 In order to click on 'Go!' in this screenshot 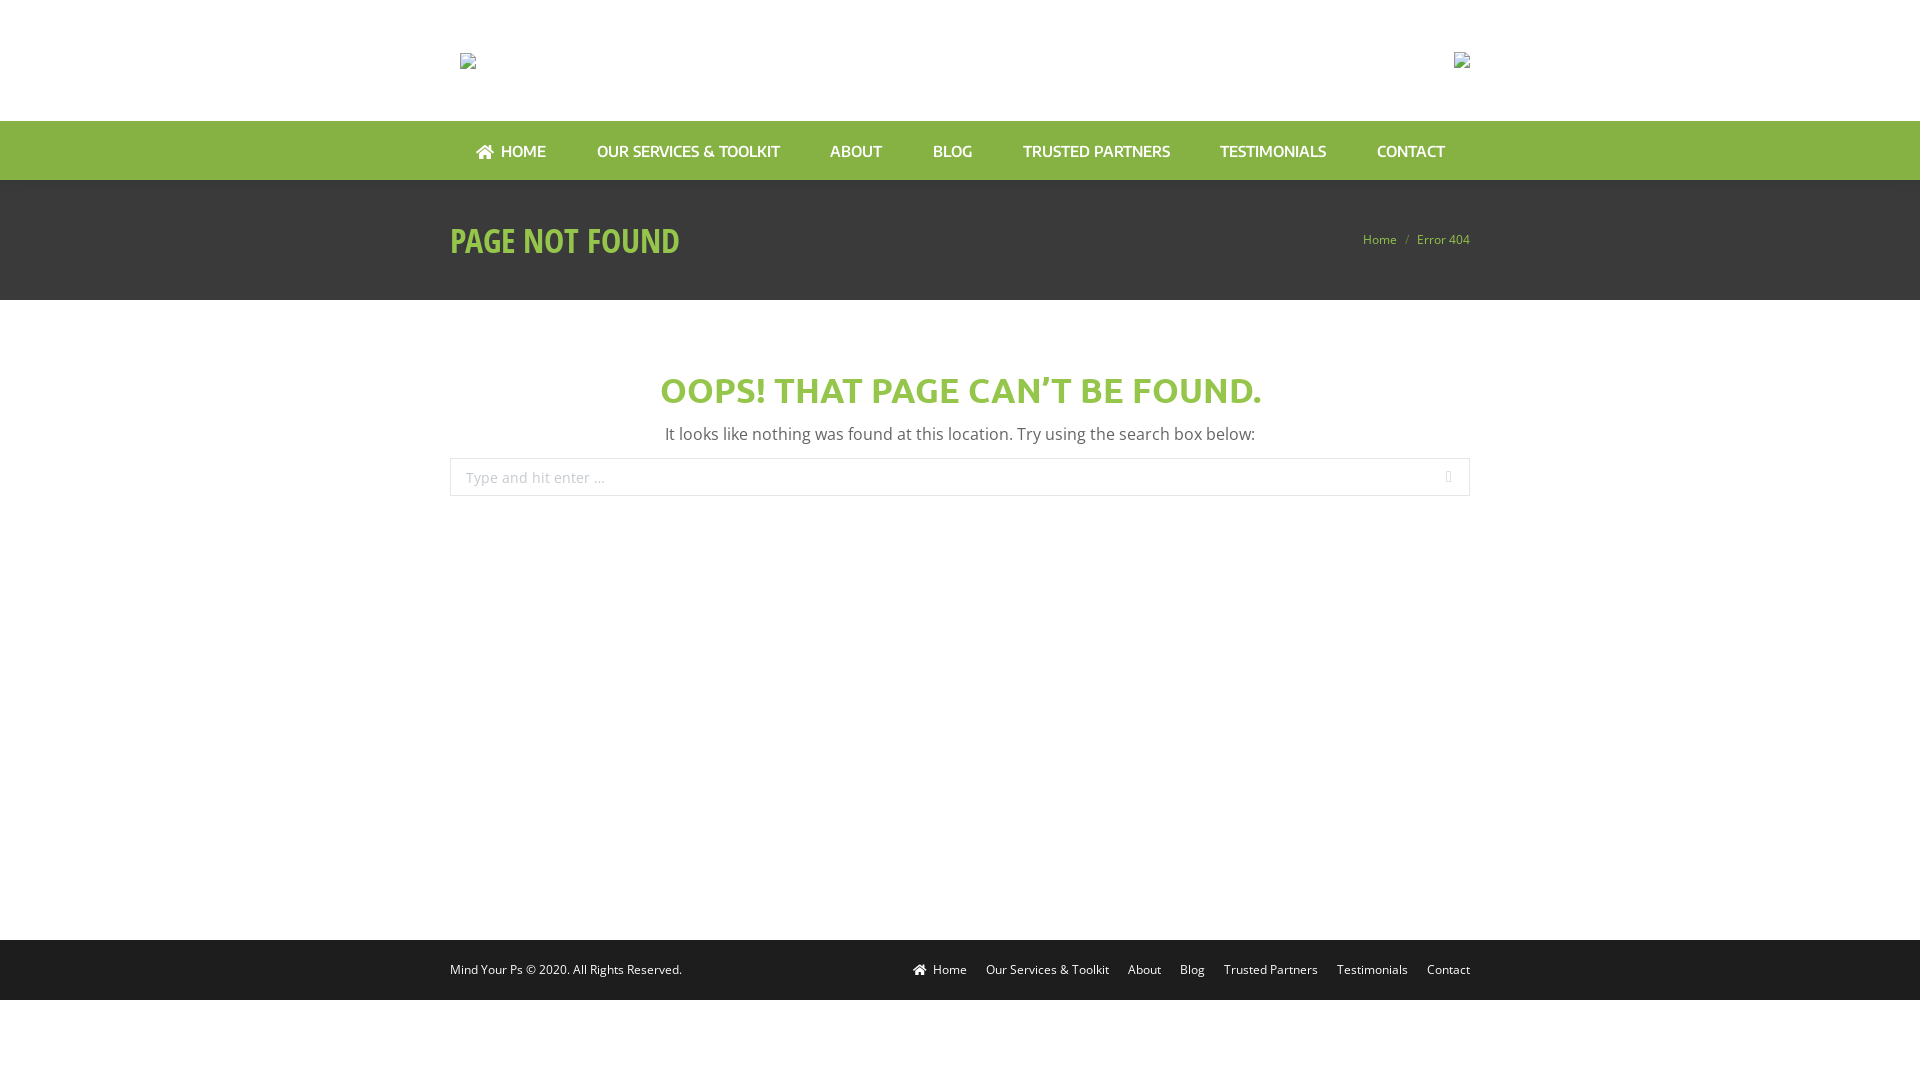, I will do `click(1469, 478)`.